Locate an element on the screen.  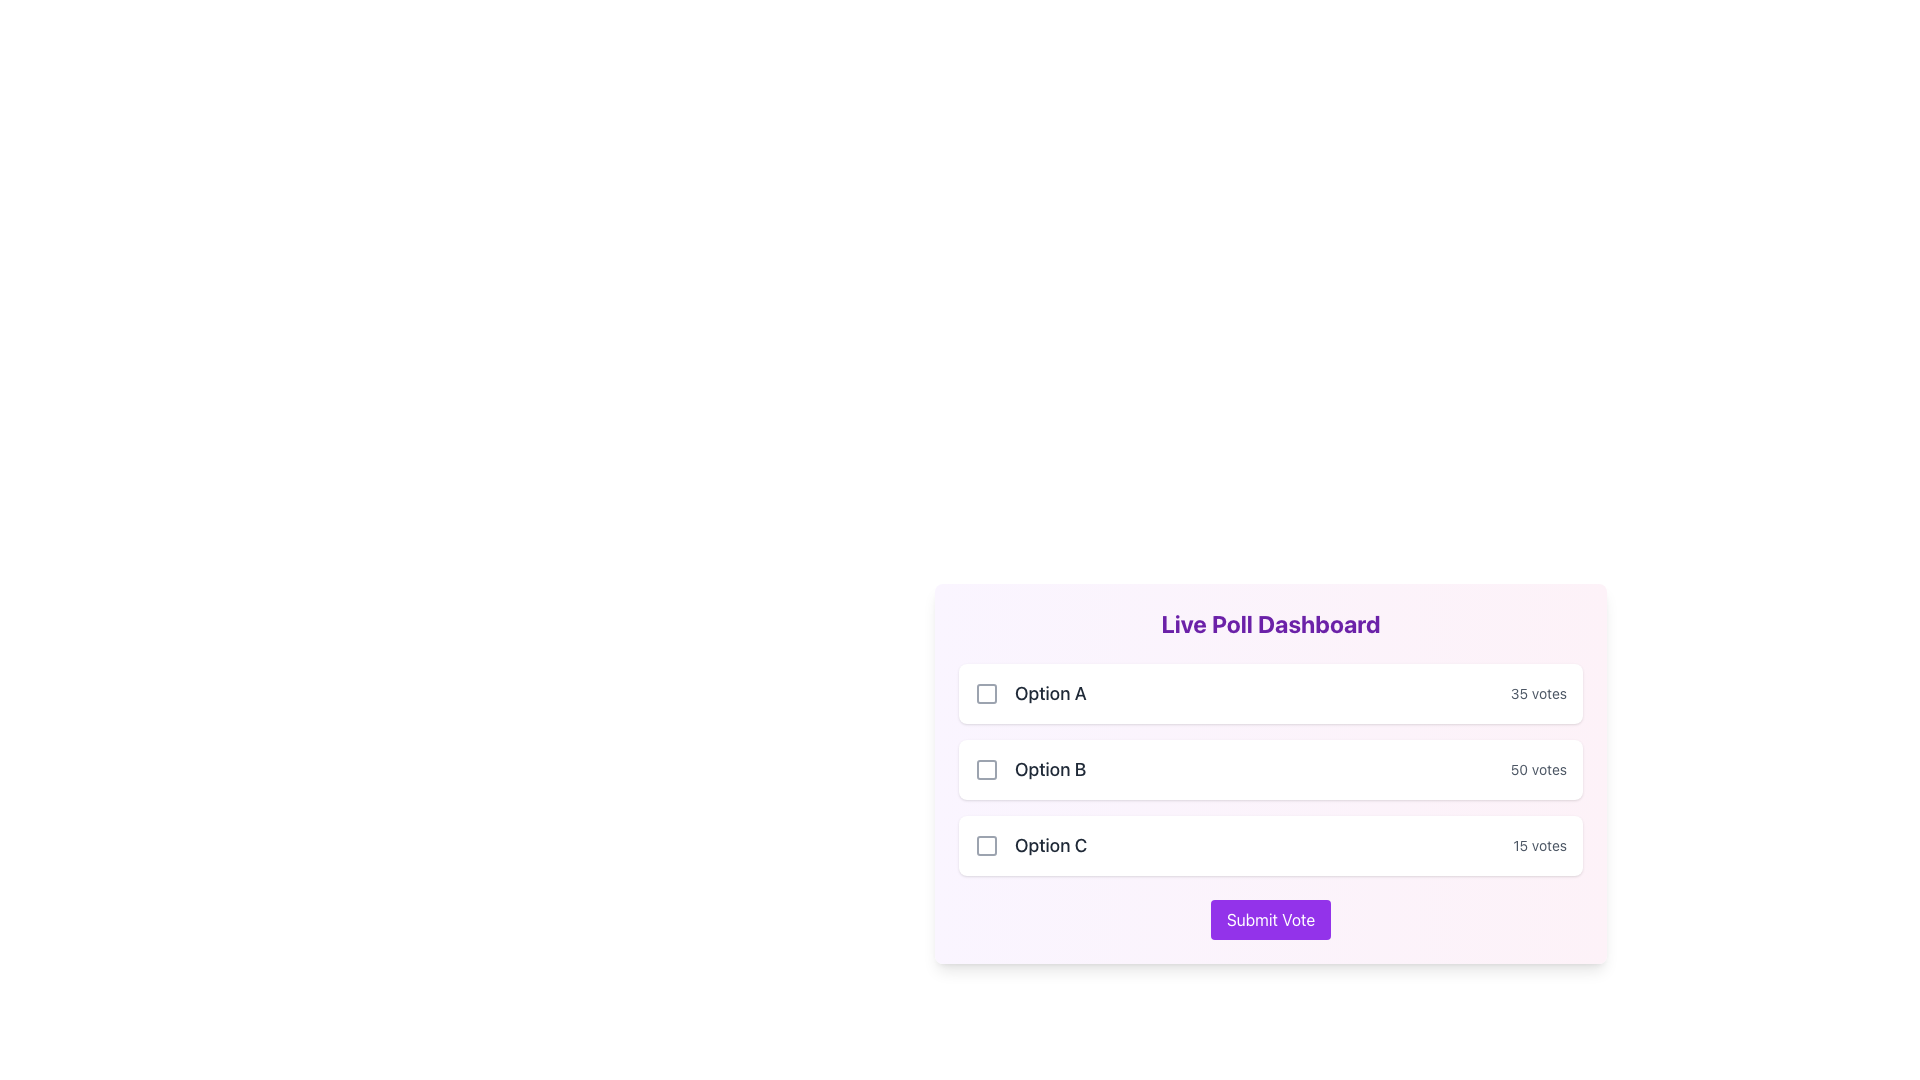
the interactive checkbox for 'Option B' in the poll setup to trigger visual feedback is located at coordinates (987, 769).